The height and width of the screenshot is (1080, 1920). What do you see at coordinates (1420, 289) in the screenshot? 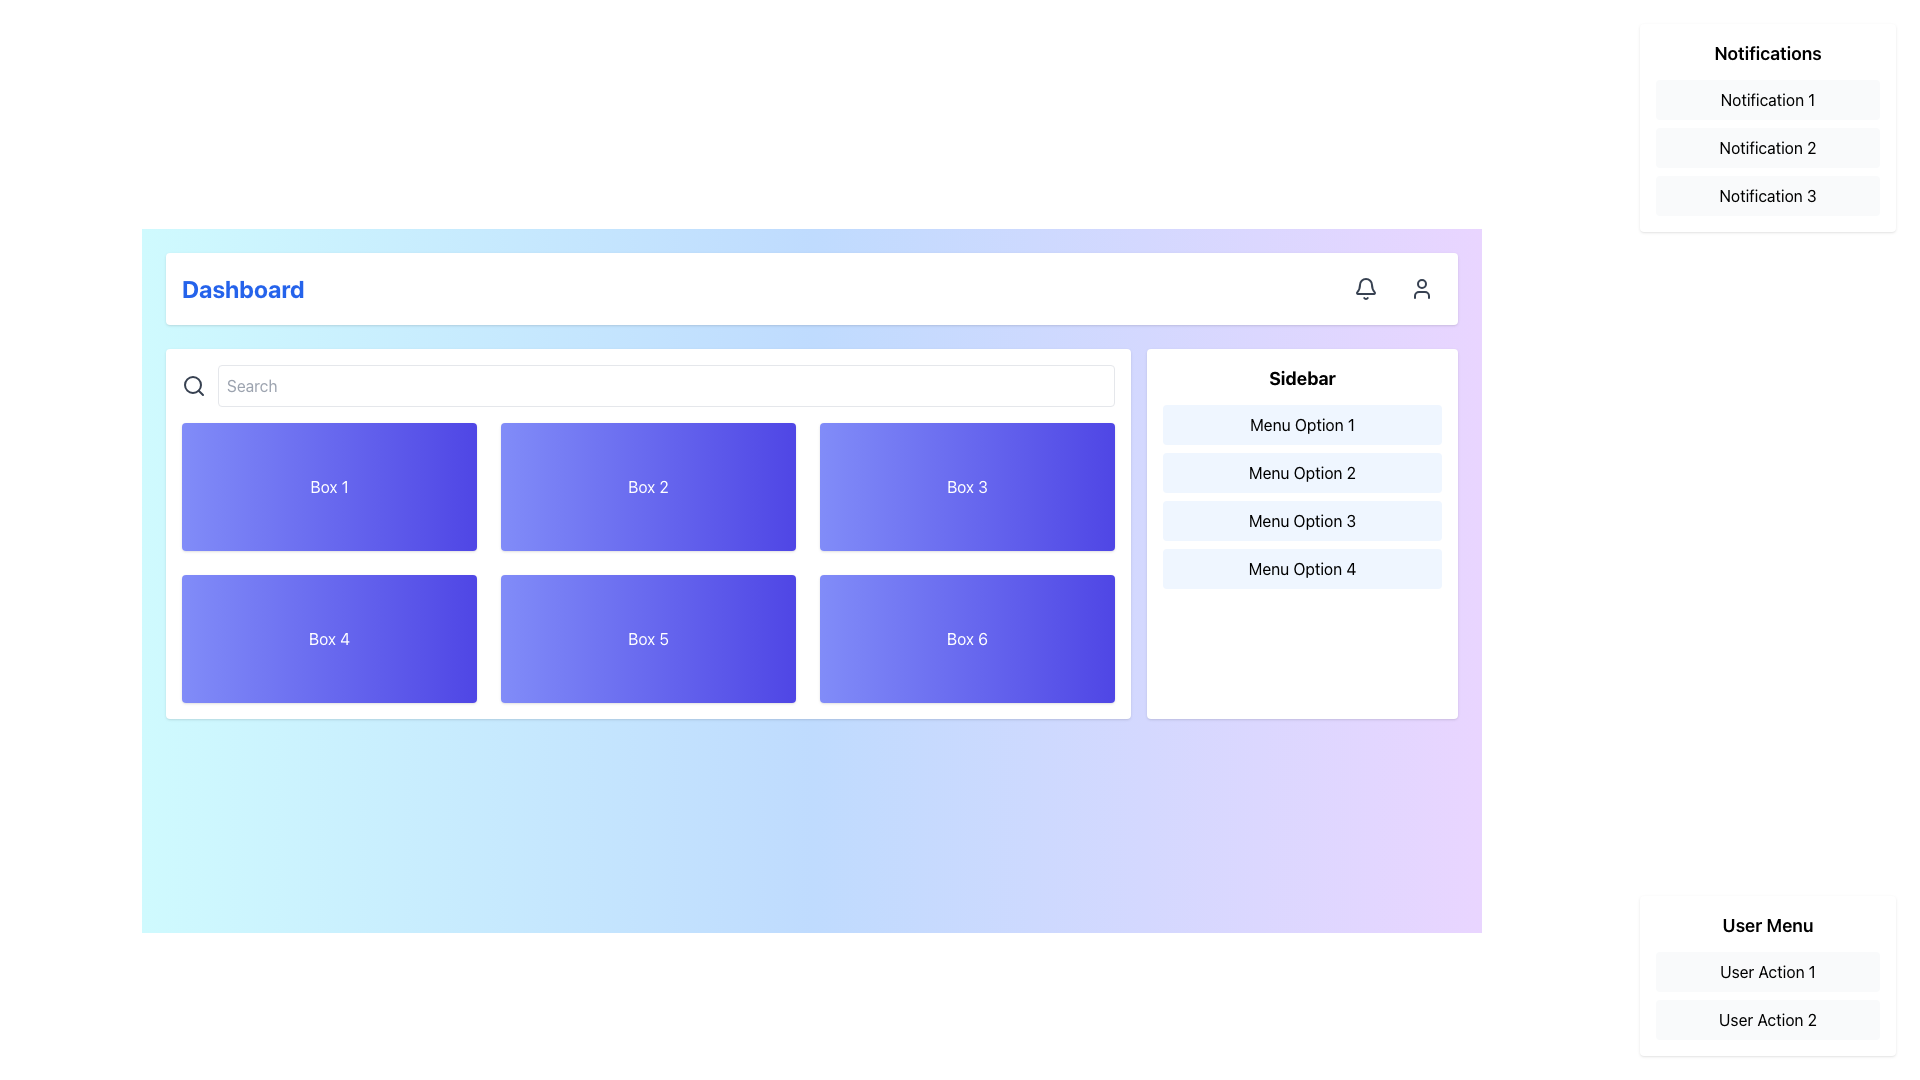
I see `the user icon located in the top-right corner of the dashboard interface` at bounding box center [1420, 289].